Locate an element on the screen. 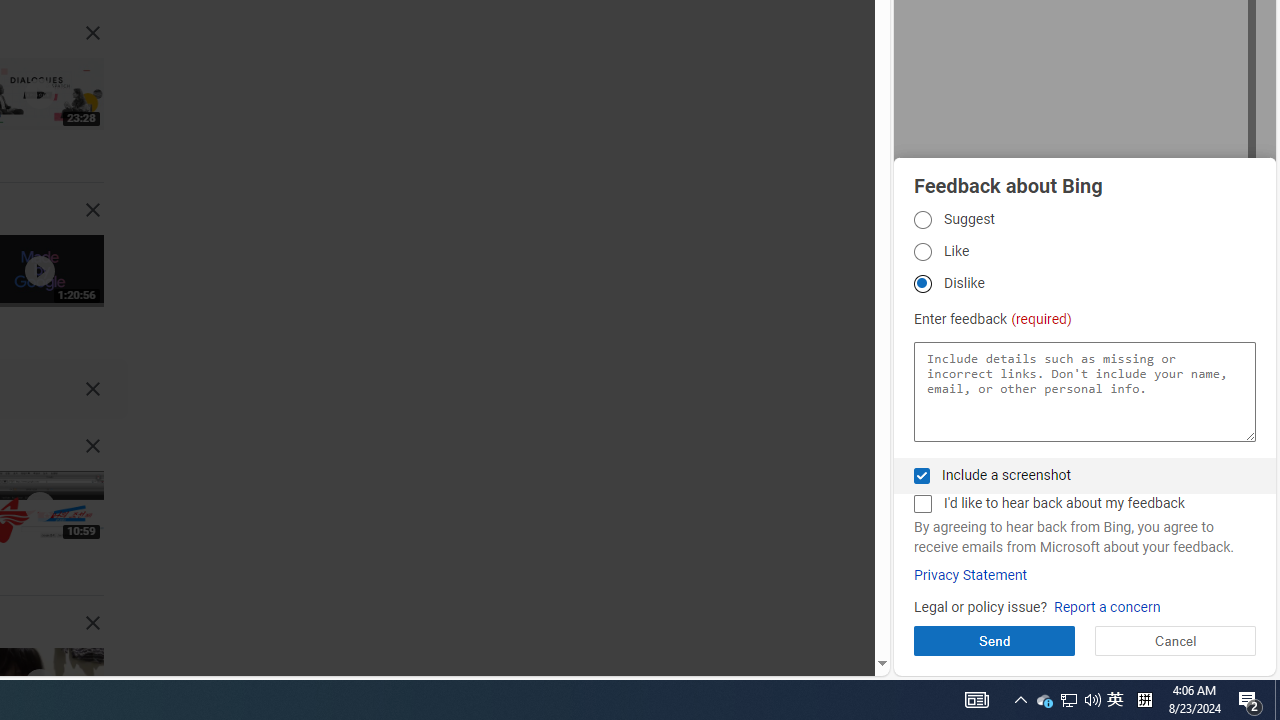 This screenshot has width=1280, height=720. 'Report a concern' is located at coordinates (1106, 606).